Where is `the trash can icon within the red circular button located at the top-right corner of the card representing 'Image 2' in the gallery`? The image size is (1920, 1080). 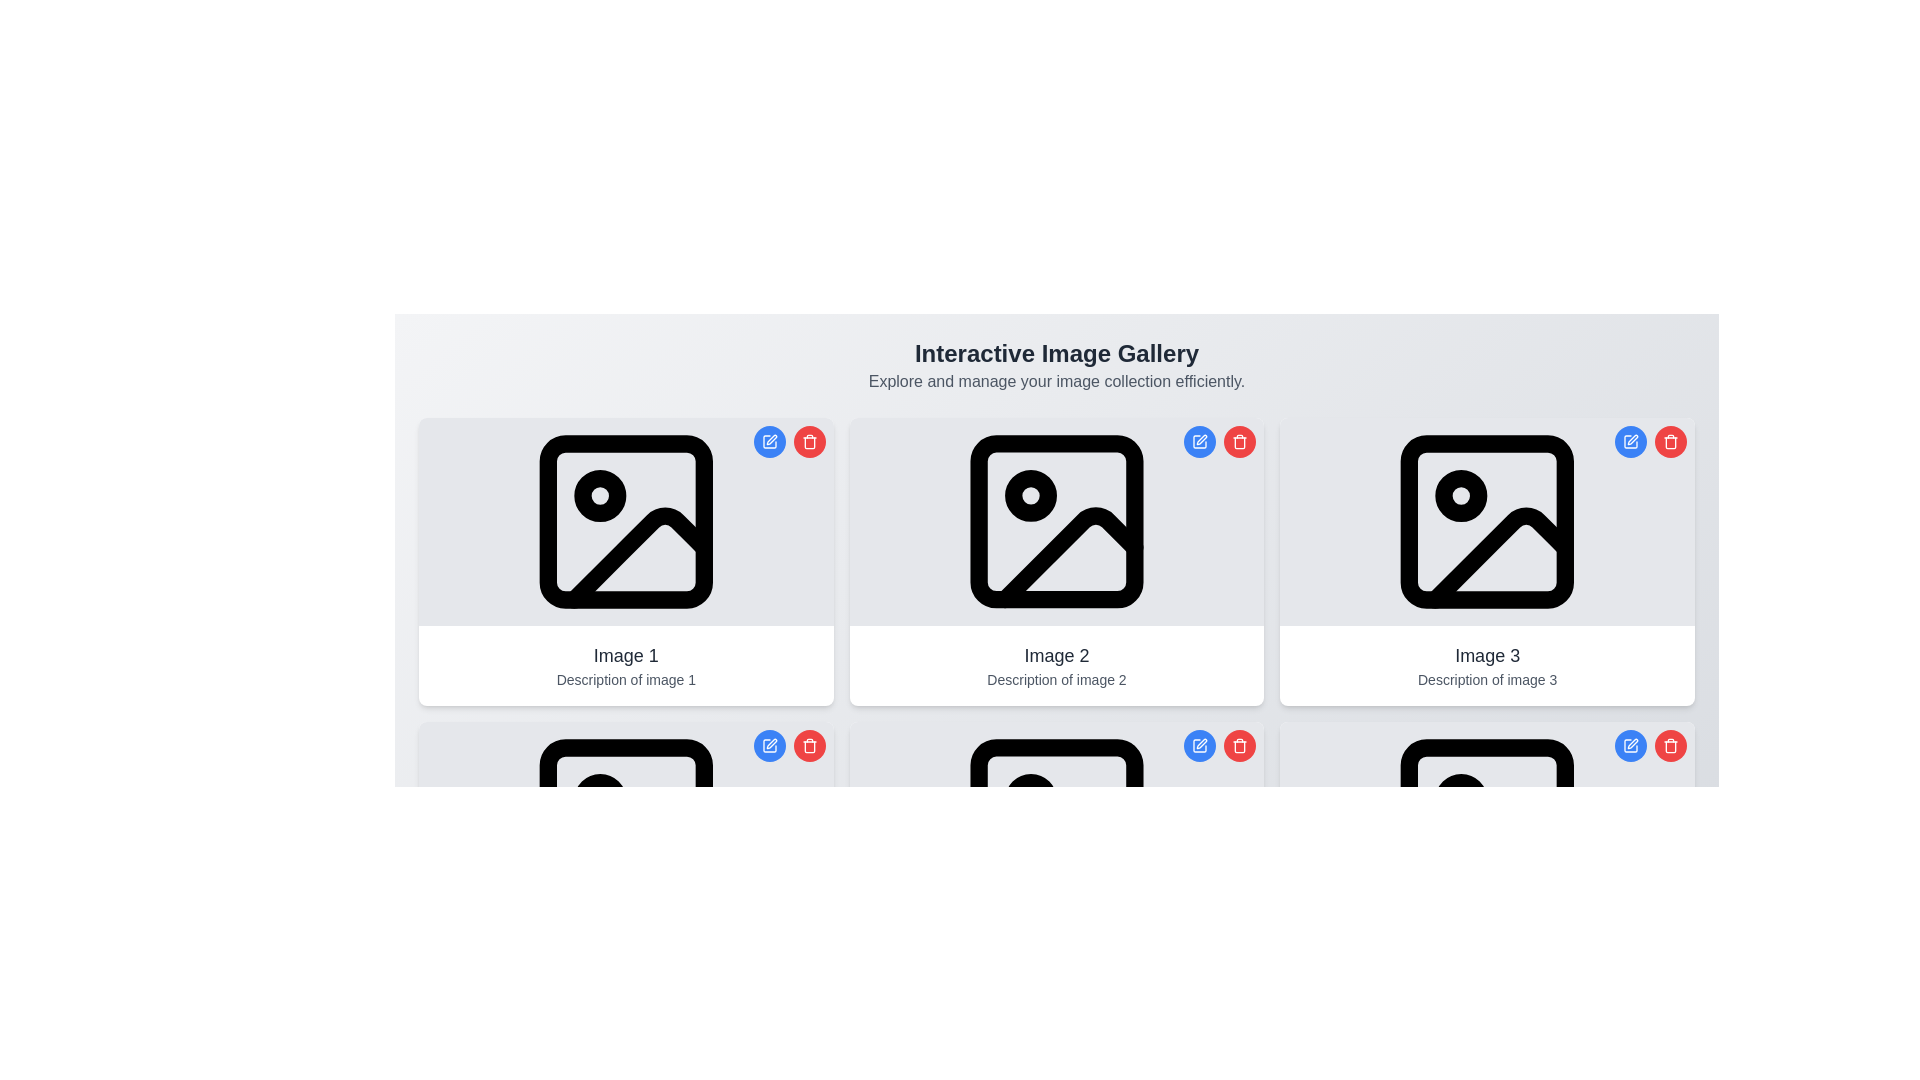 the trash can icon within the red circular button located at the top-right corner of the card representing 'Image 2' in the gallery is located at coordinates (1238, 745).